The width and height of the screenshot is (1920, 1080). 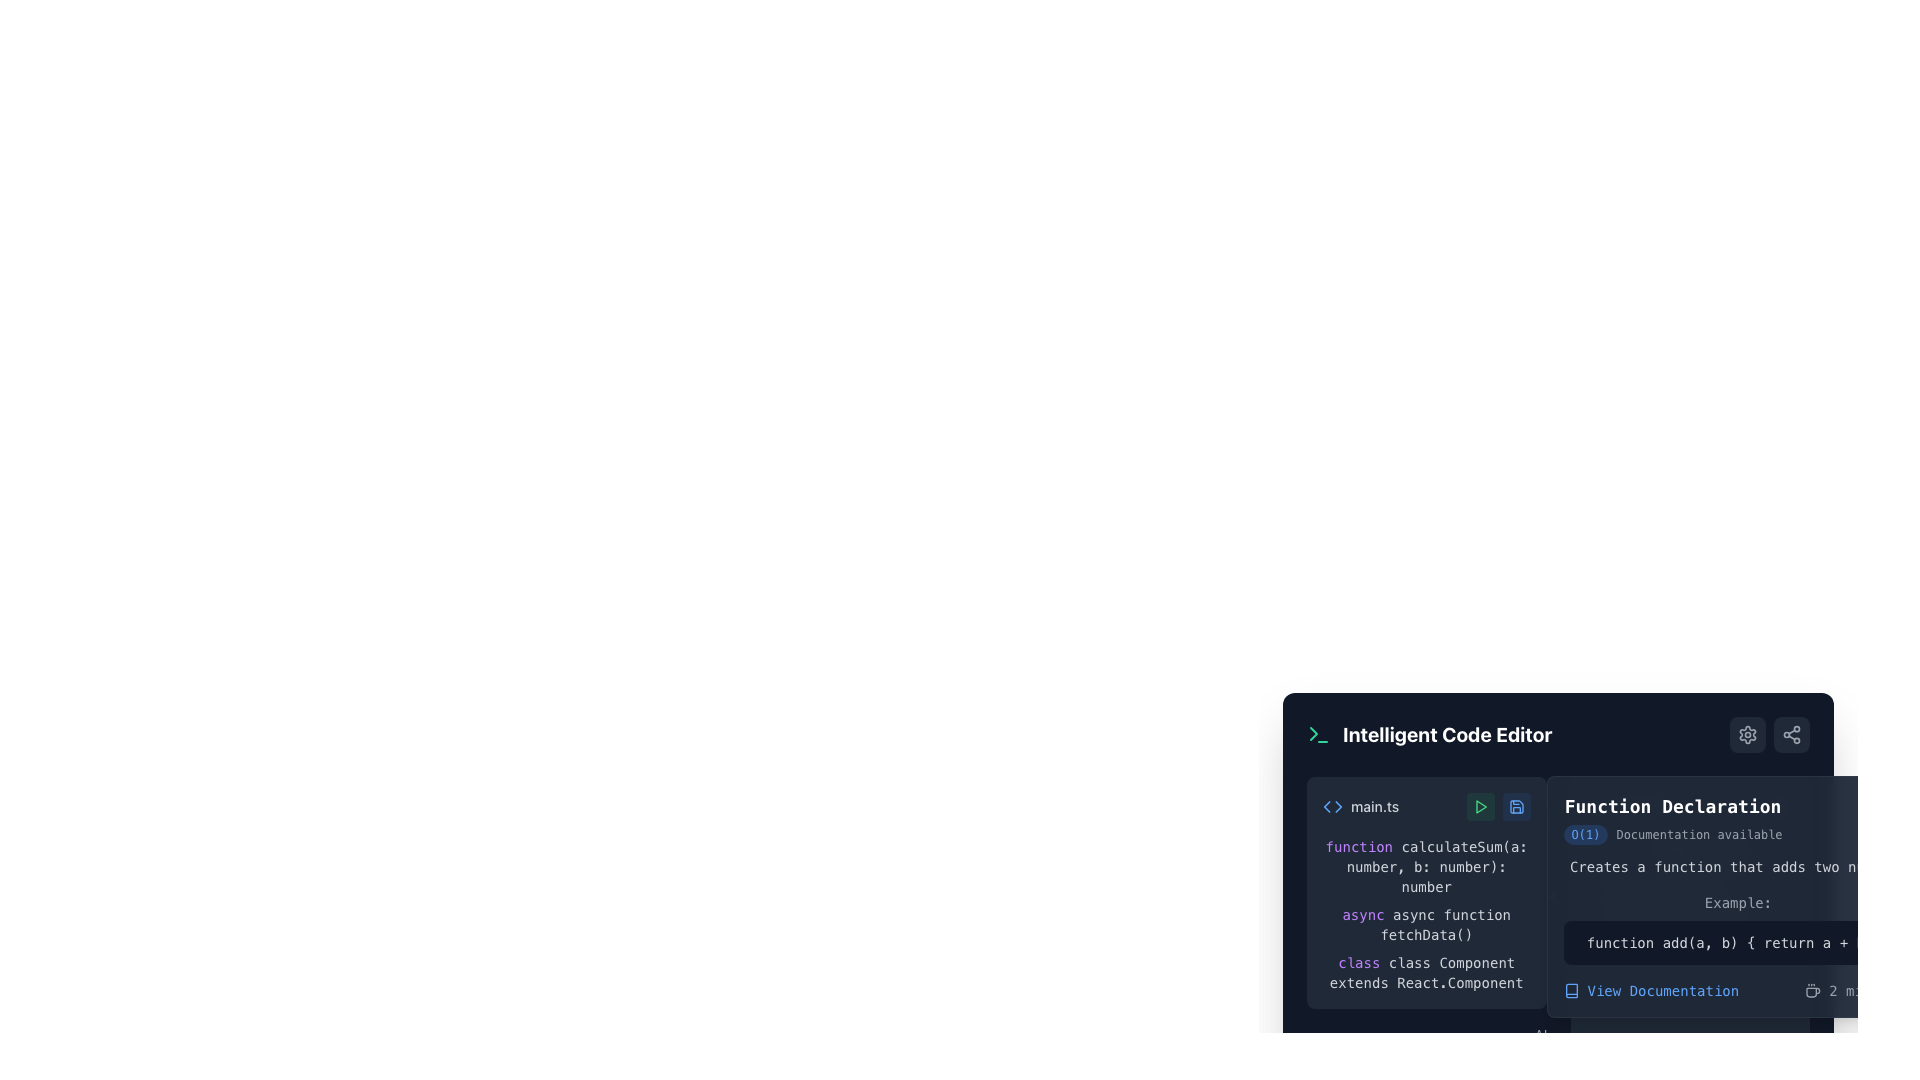 What do you see at coordinates (1359, 847) in the screenshot?
I see `the highlighted purple text keyword 'function' located at the beginning of the function declaration` at bounding box center [1359, 847].